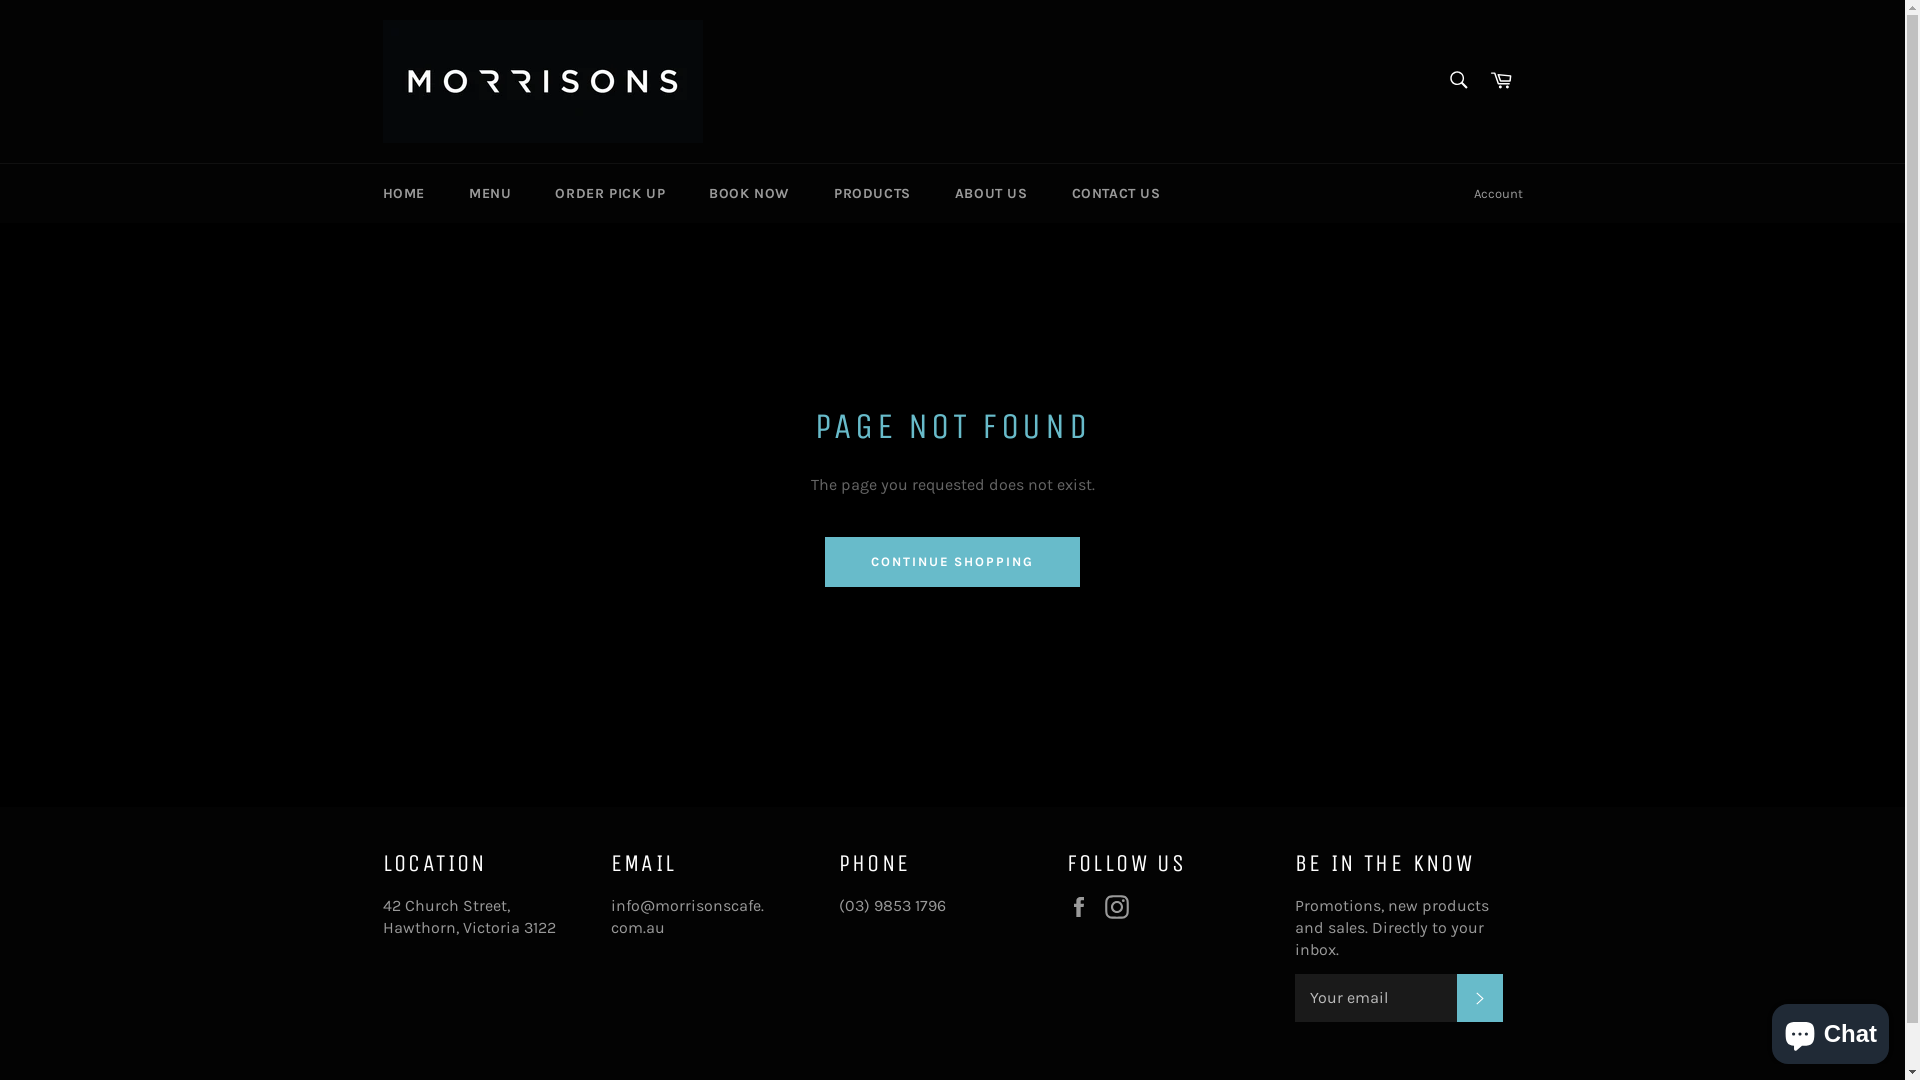  Describe the element at coordinates (489, 193) in the screenshot. I see `'MENU'` at that location.